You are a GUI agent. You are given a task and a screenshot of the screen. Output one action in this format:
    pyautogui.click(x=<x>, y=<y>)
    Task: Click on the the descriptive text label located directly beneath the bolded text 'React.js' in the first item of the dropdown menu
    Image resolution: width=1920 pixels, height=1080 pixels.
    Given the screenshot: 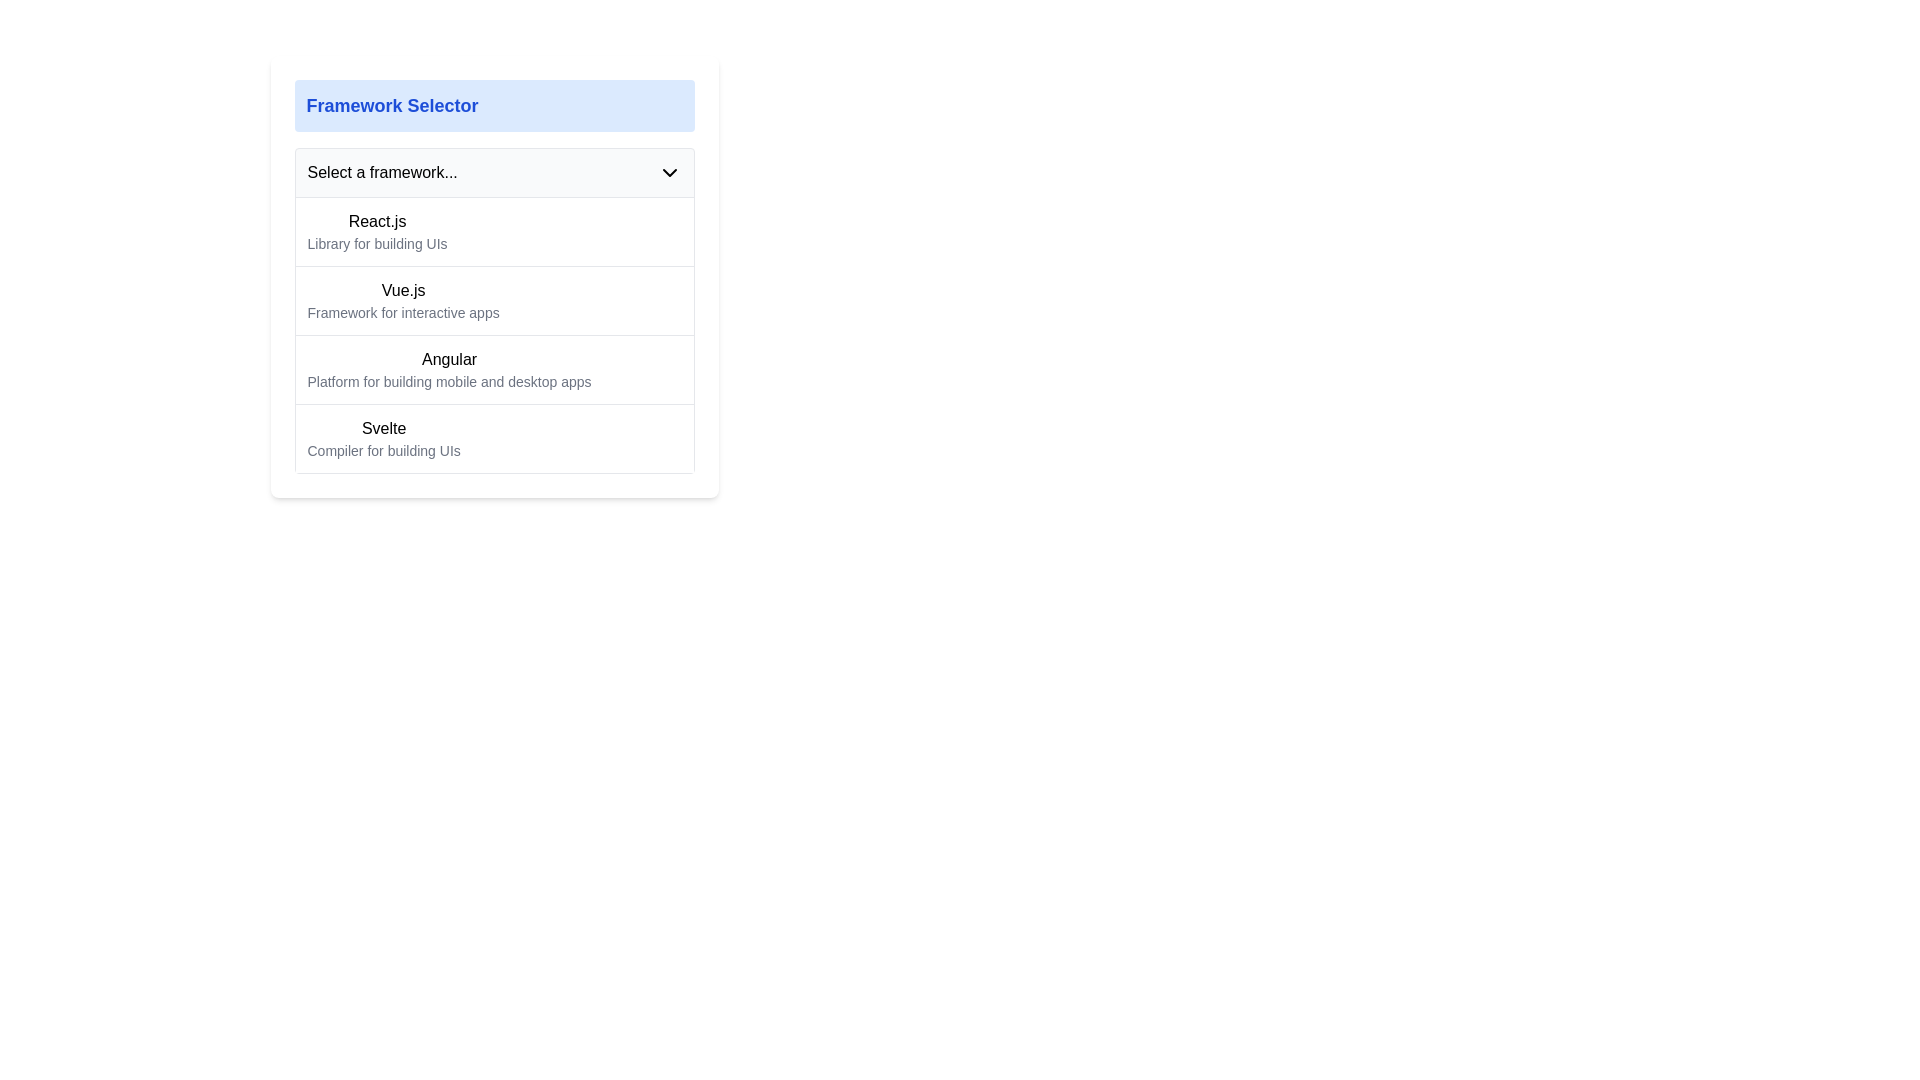 What is the action you would take?
    pyautogui.click(x=377, y=242)
    